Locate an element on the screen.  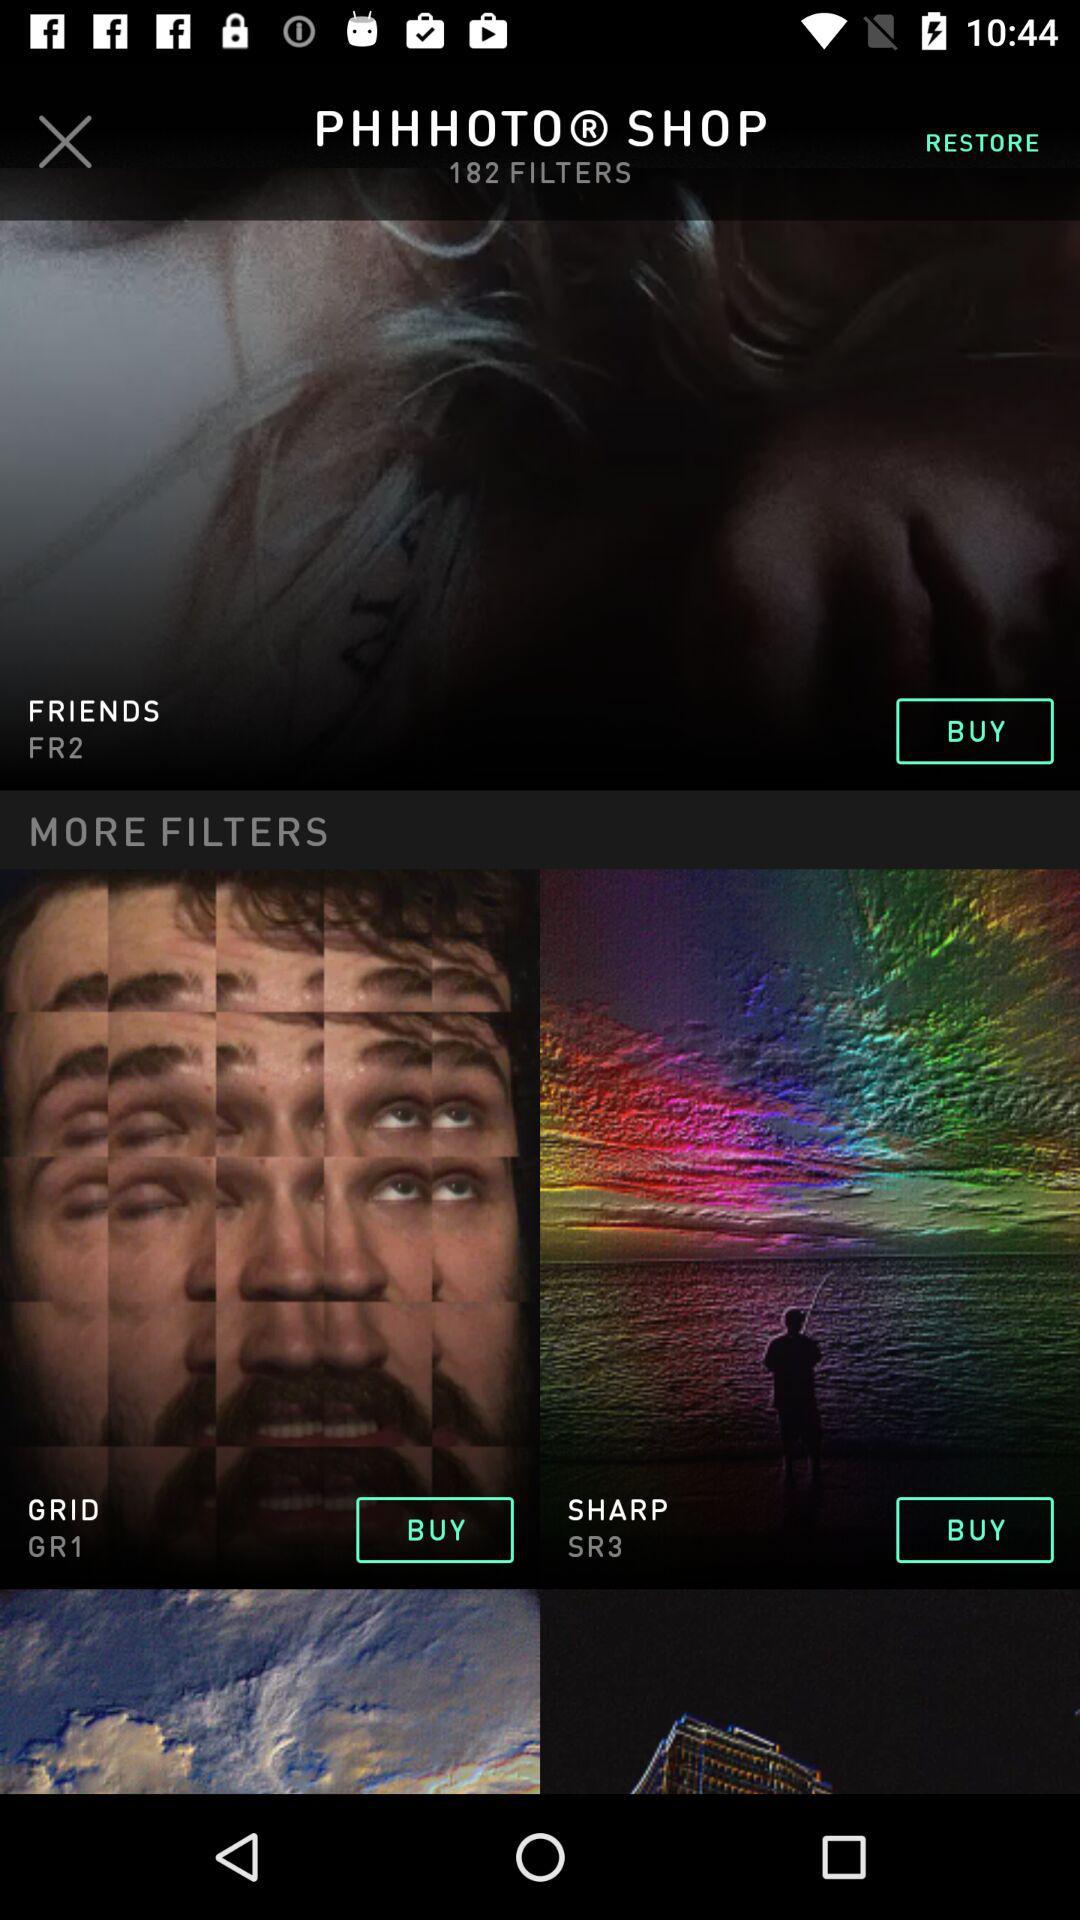
the item above buy icon is located at coordinates (981, 140).